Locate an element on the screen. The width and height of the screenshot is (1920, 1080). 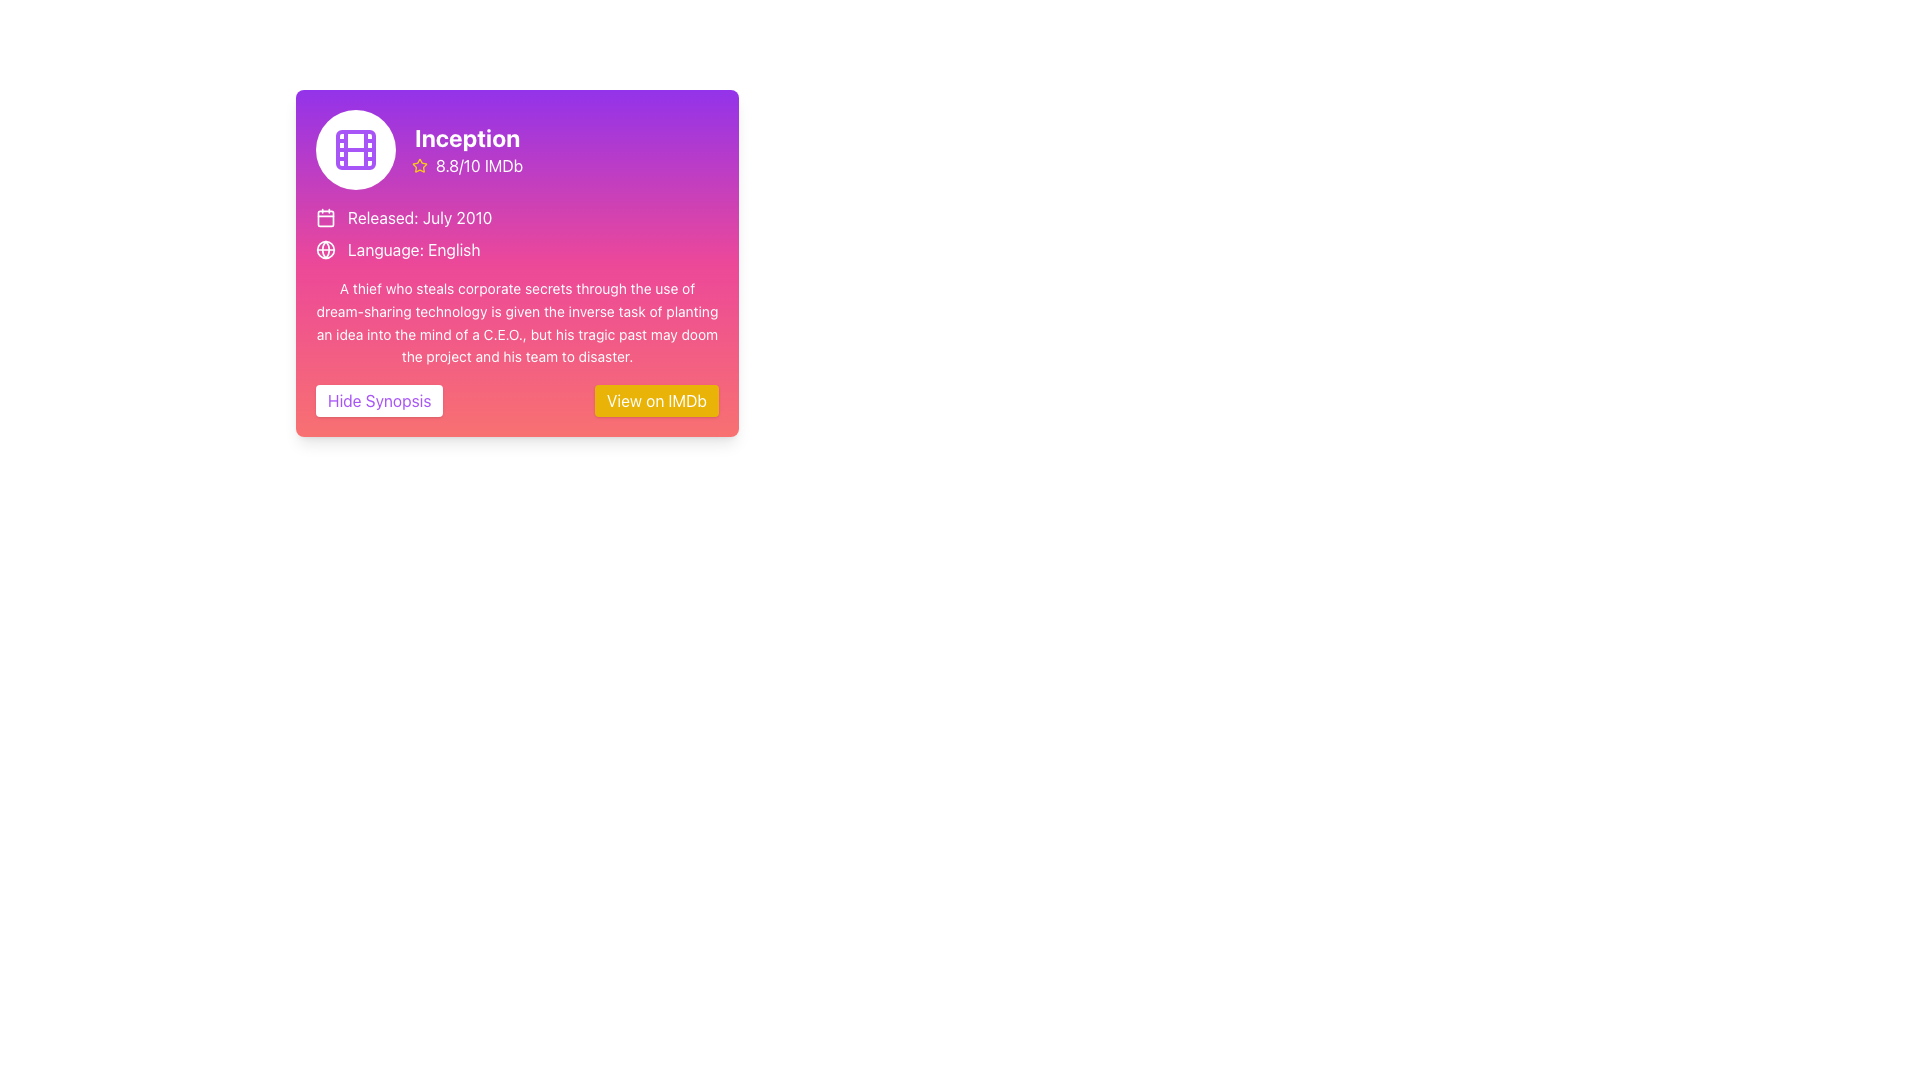
the informational text displaying the release date, which is positioned to the right of the small calendar icon and below the 'Inception' heading is located at coordinates (419, 218).